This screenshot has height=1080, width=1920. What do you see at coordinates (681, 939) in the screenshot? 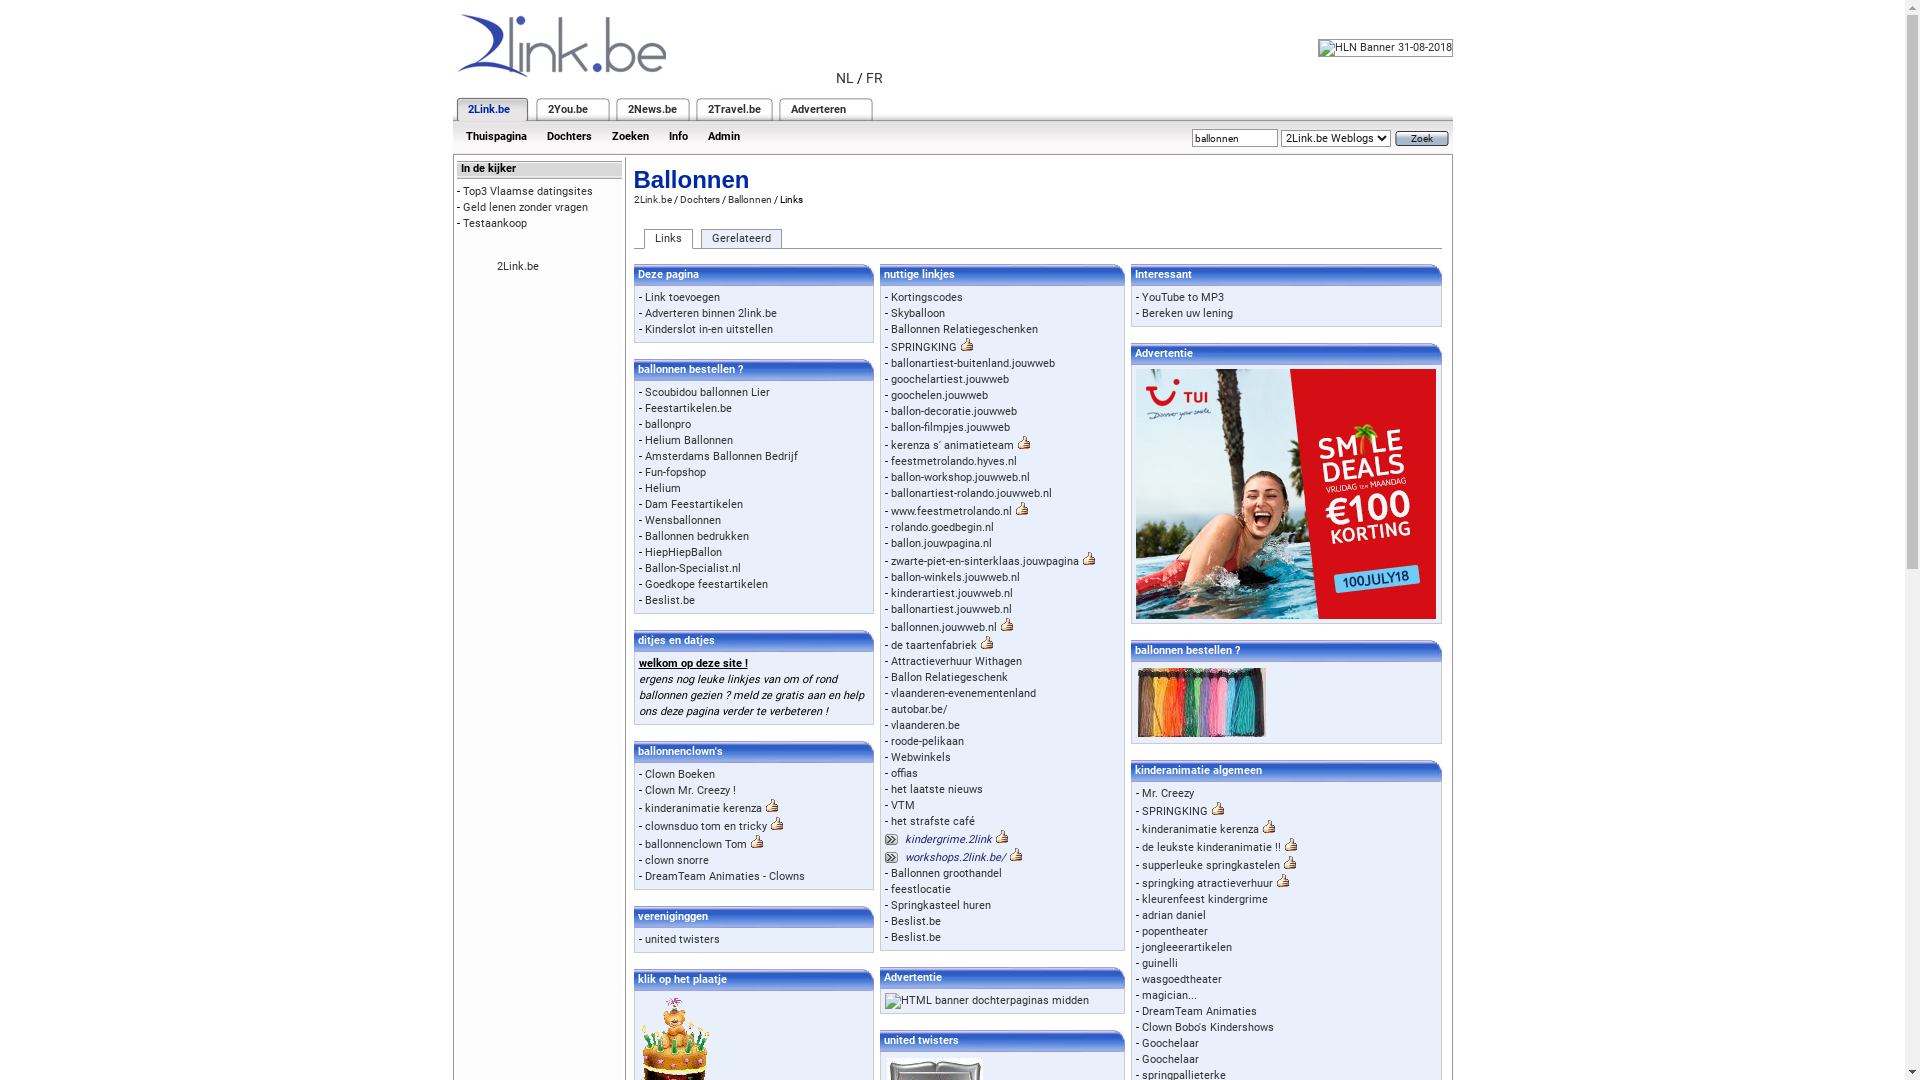
I see `'united twisters'` at bounding box center [681, 939].